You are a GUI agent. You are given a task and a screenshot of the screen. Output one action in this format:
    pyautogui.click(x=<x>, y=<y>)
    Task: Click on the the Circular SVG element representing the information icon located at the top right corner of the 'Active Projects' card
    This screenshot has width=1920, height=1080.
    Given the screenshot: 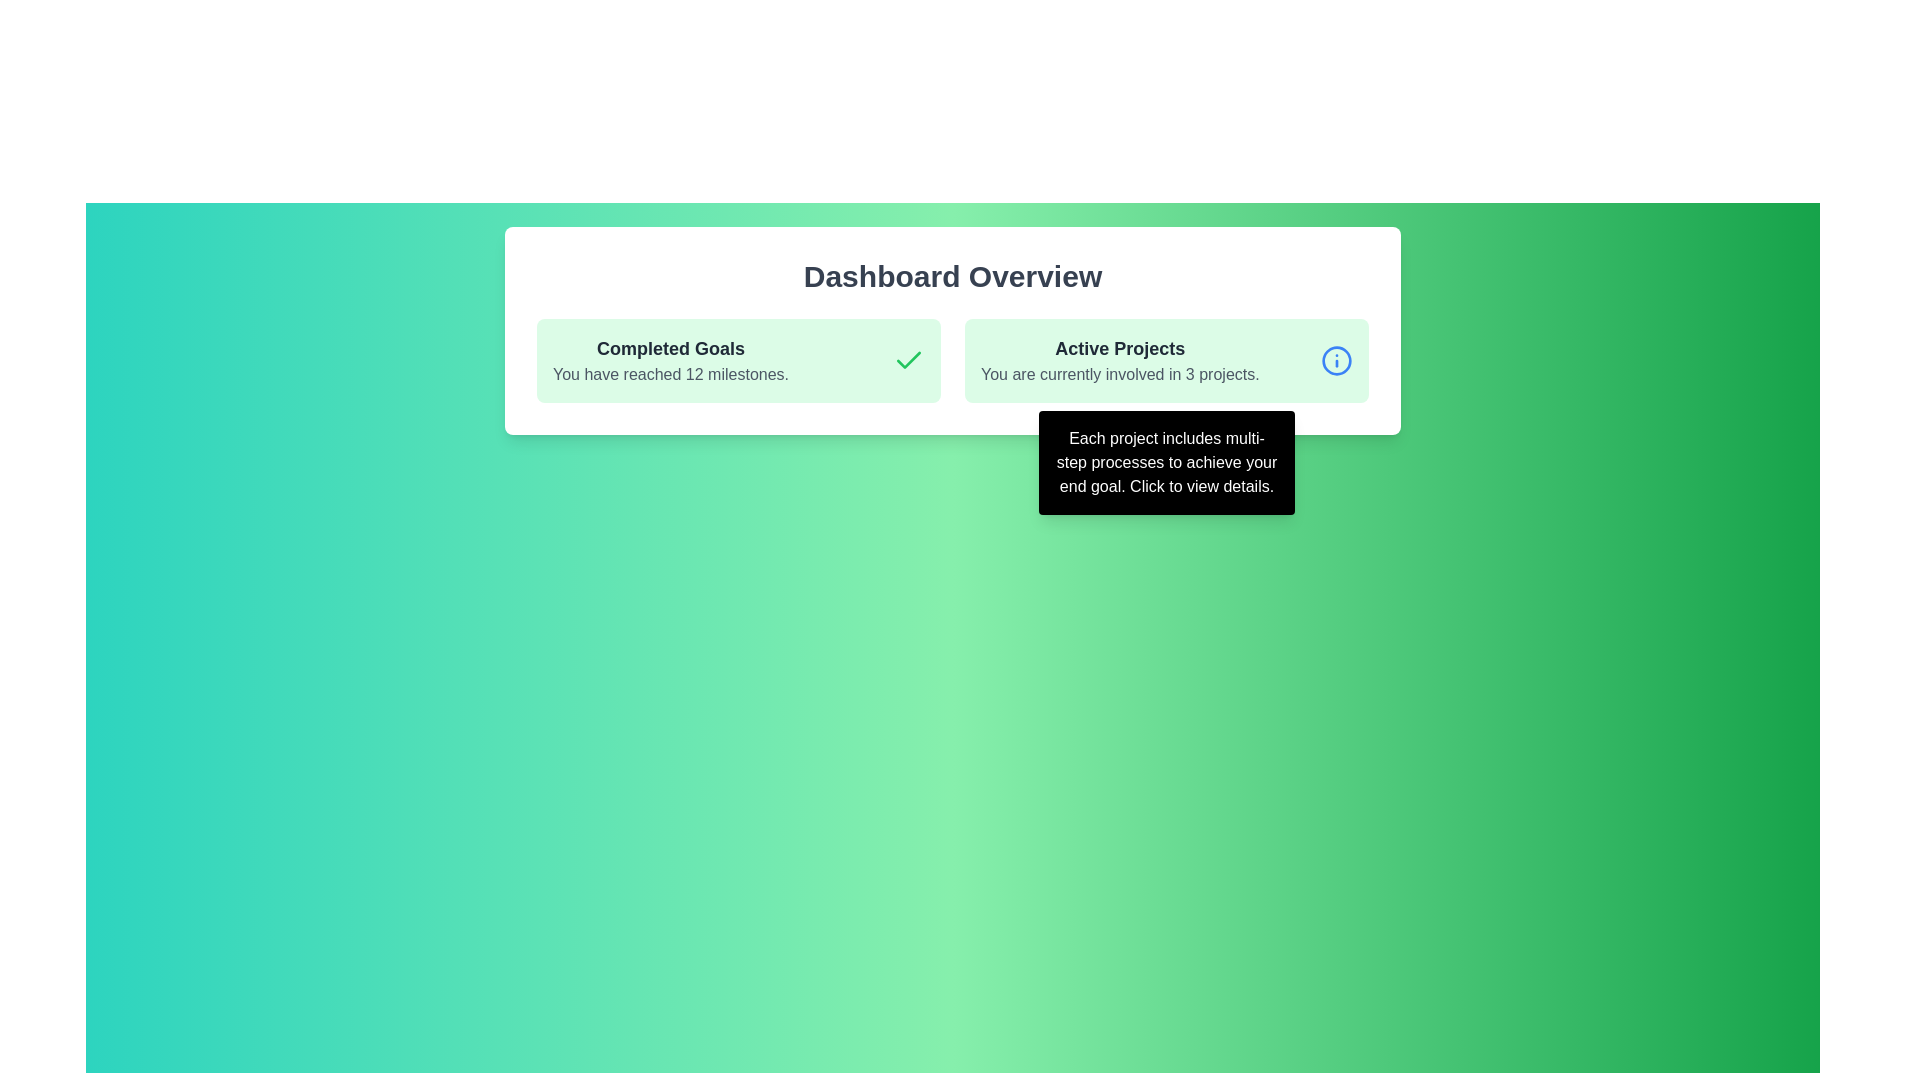 What is the action you would take?
    pyautogui.click(x=1337, y=361)
    